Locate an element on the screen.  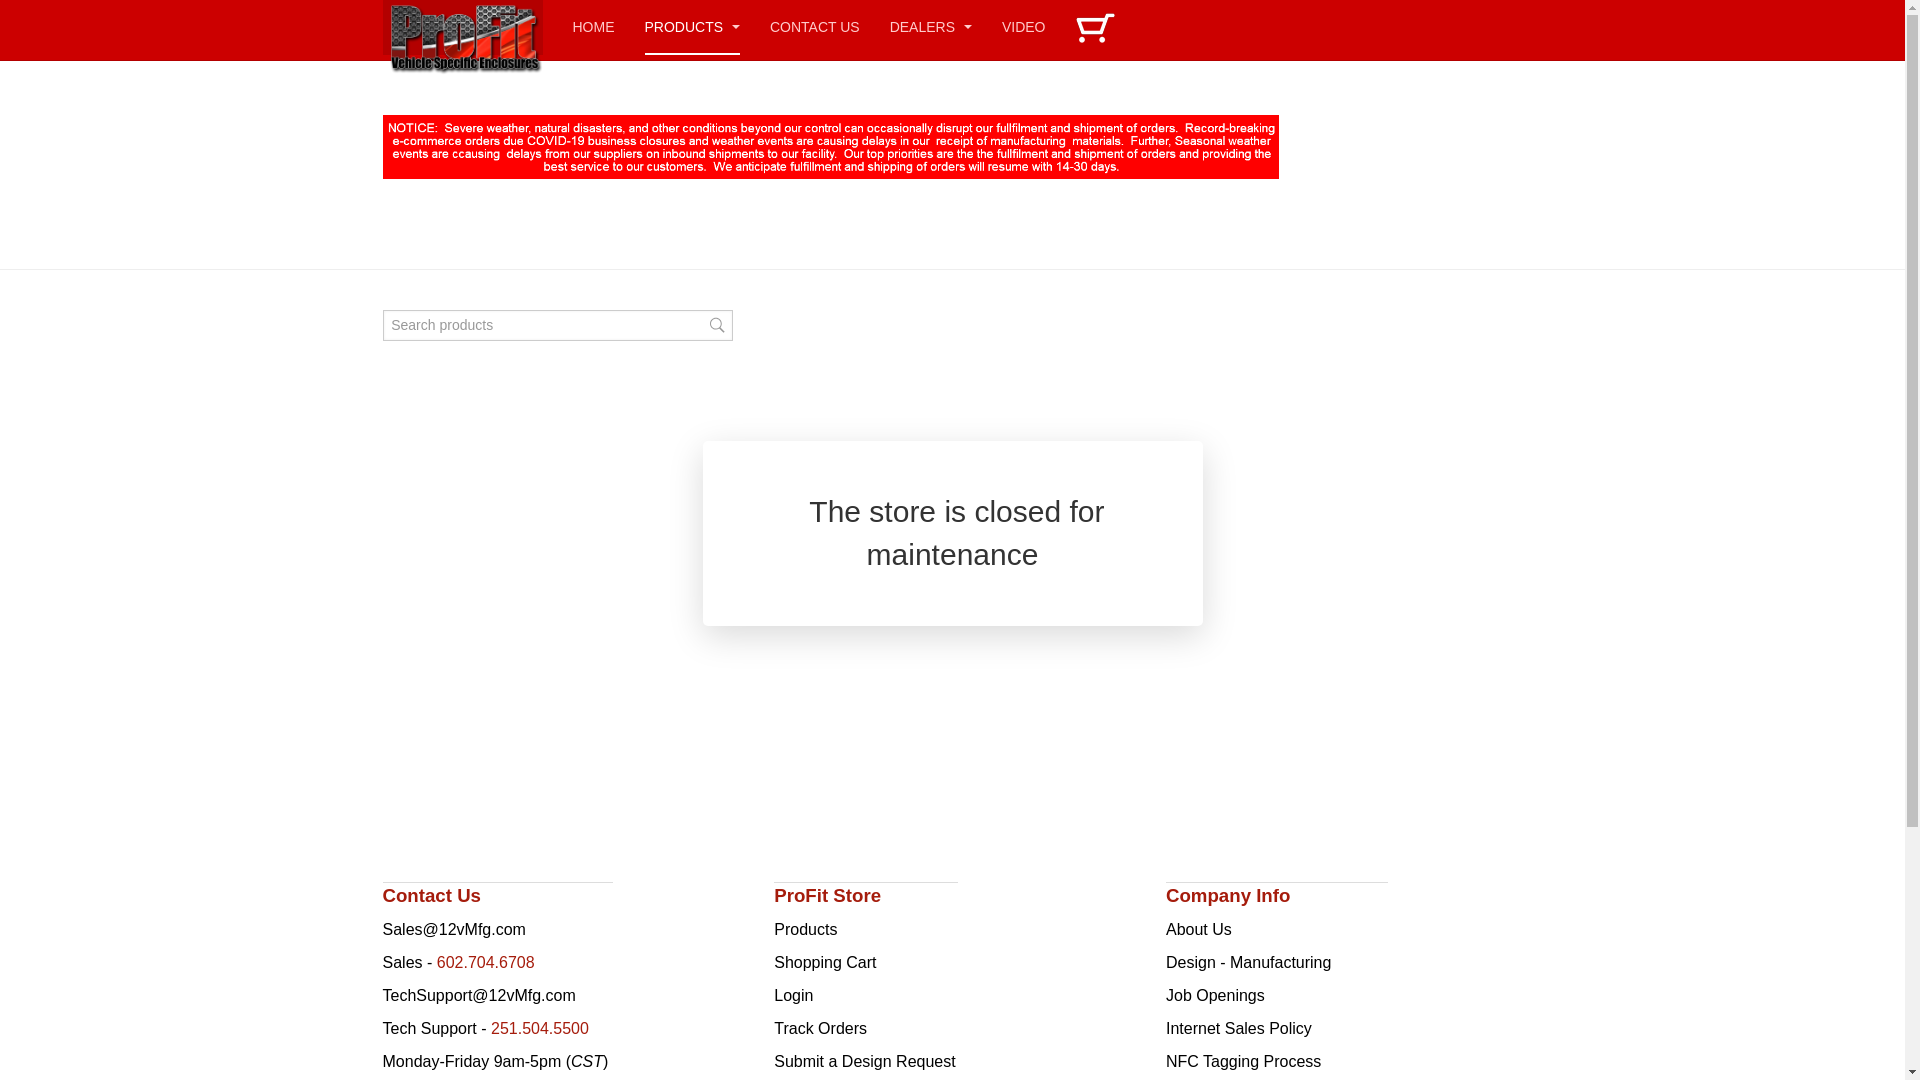
'NFC Tagging Process' is located at coordinates (1242, 1060).